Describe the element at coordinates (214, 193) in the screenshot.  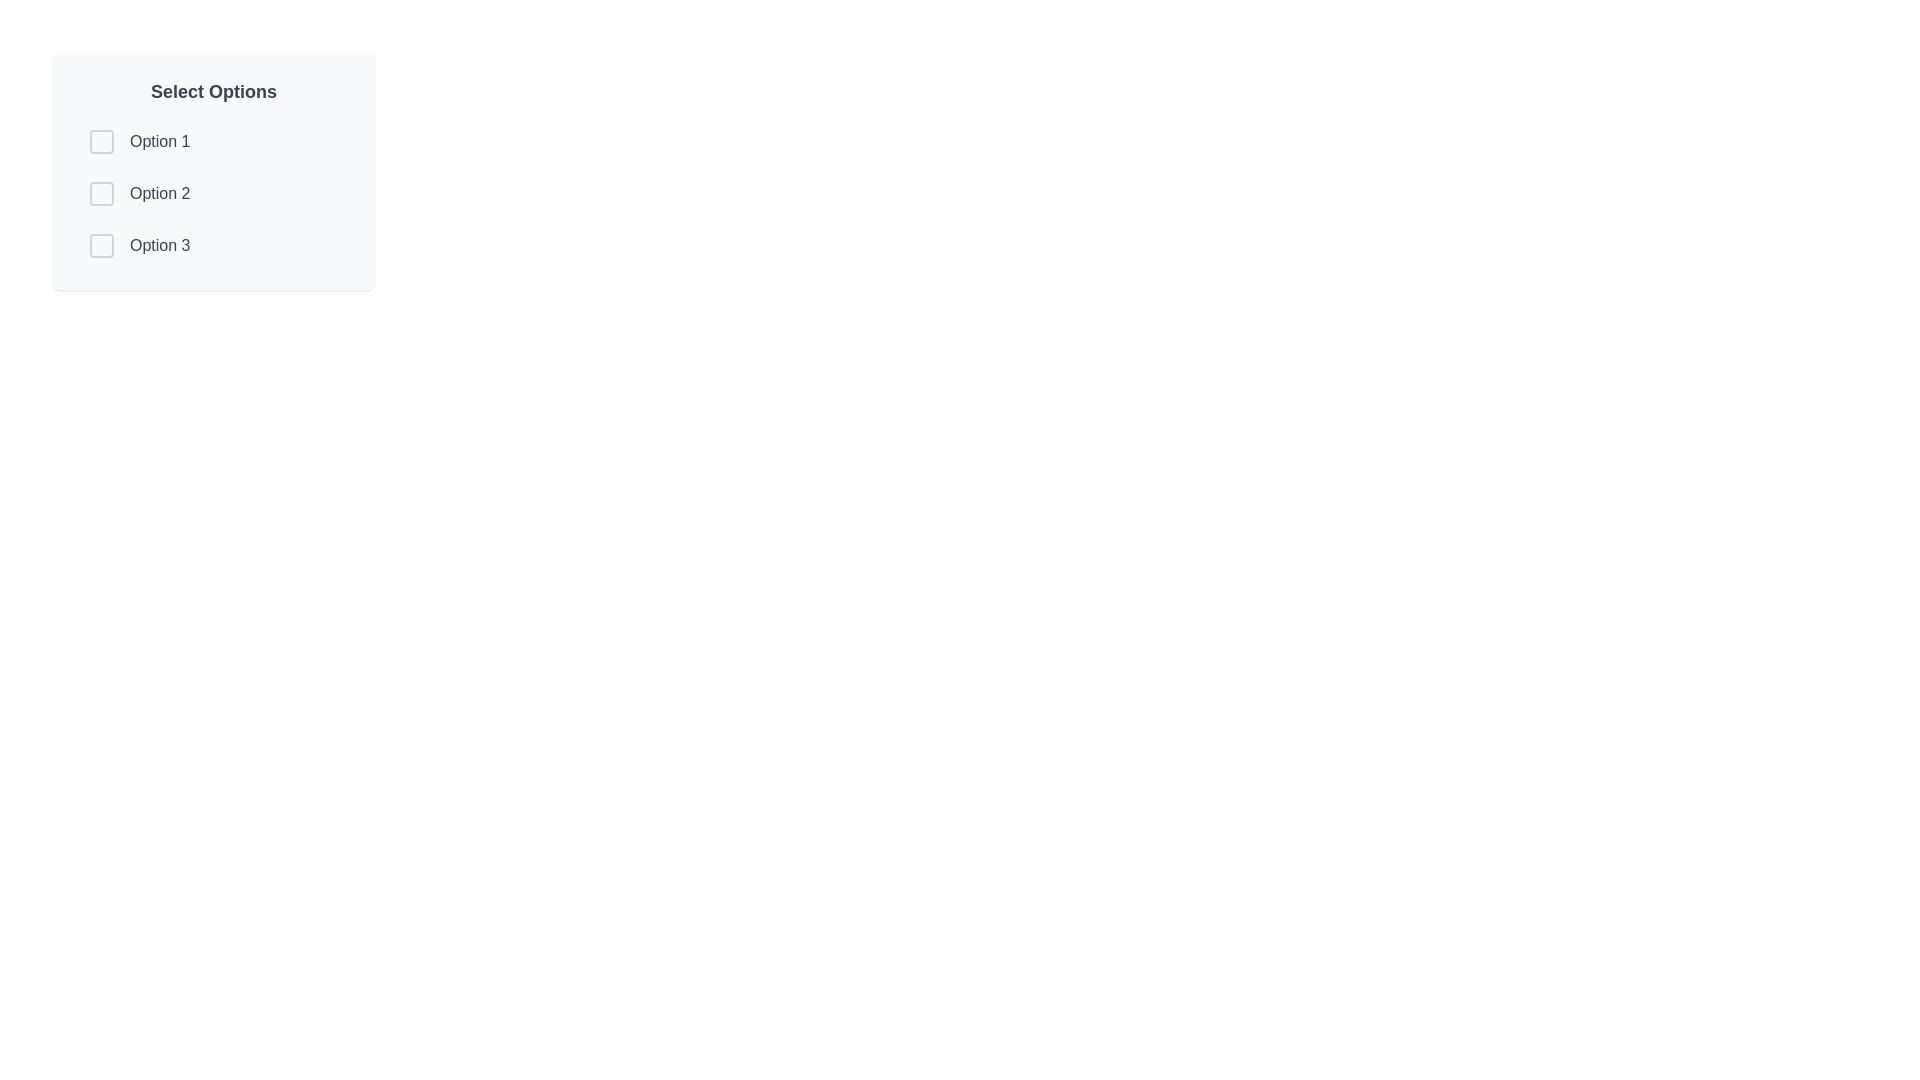
I see `the selectable option list located below the title 'Select Options'` at that location.